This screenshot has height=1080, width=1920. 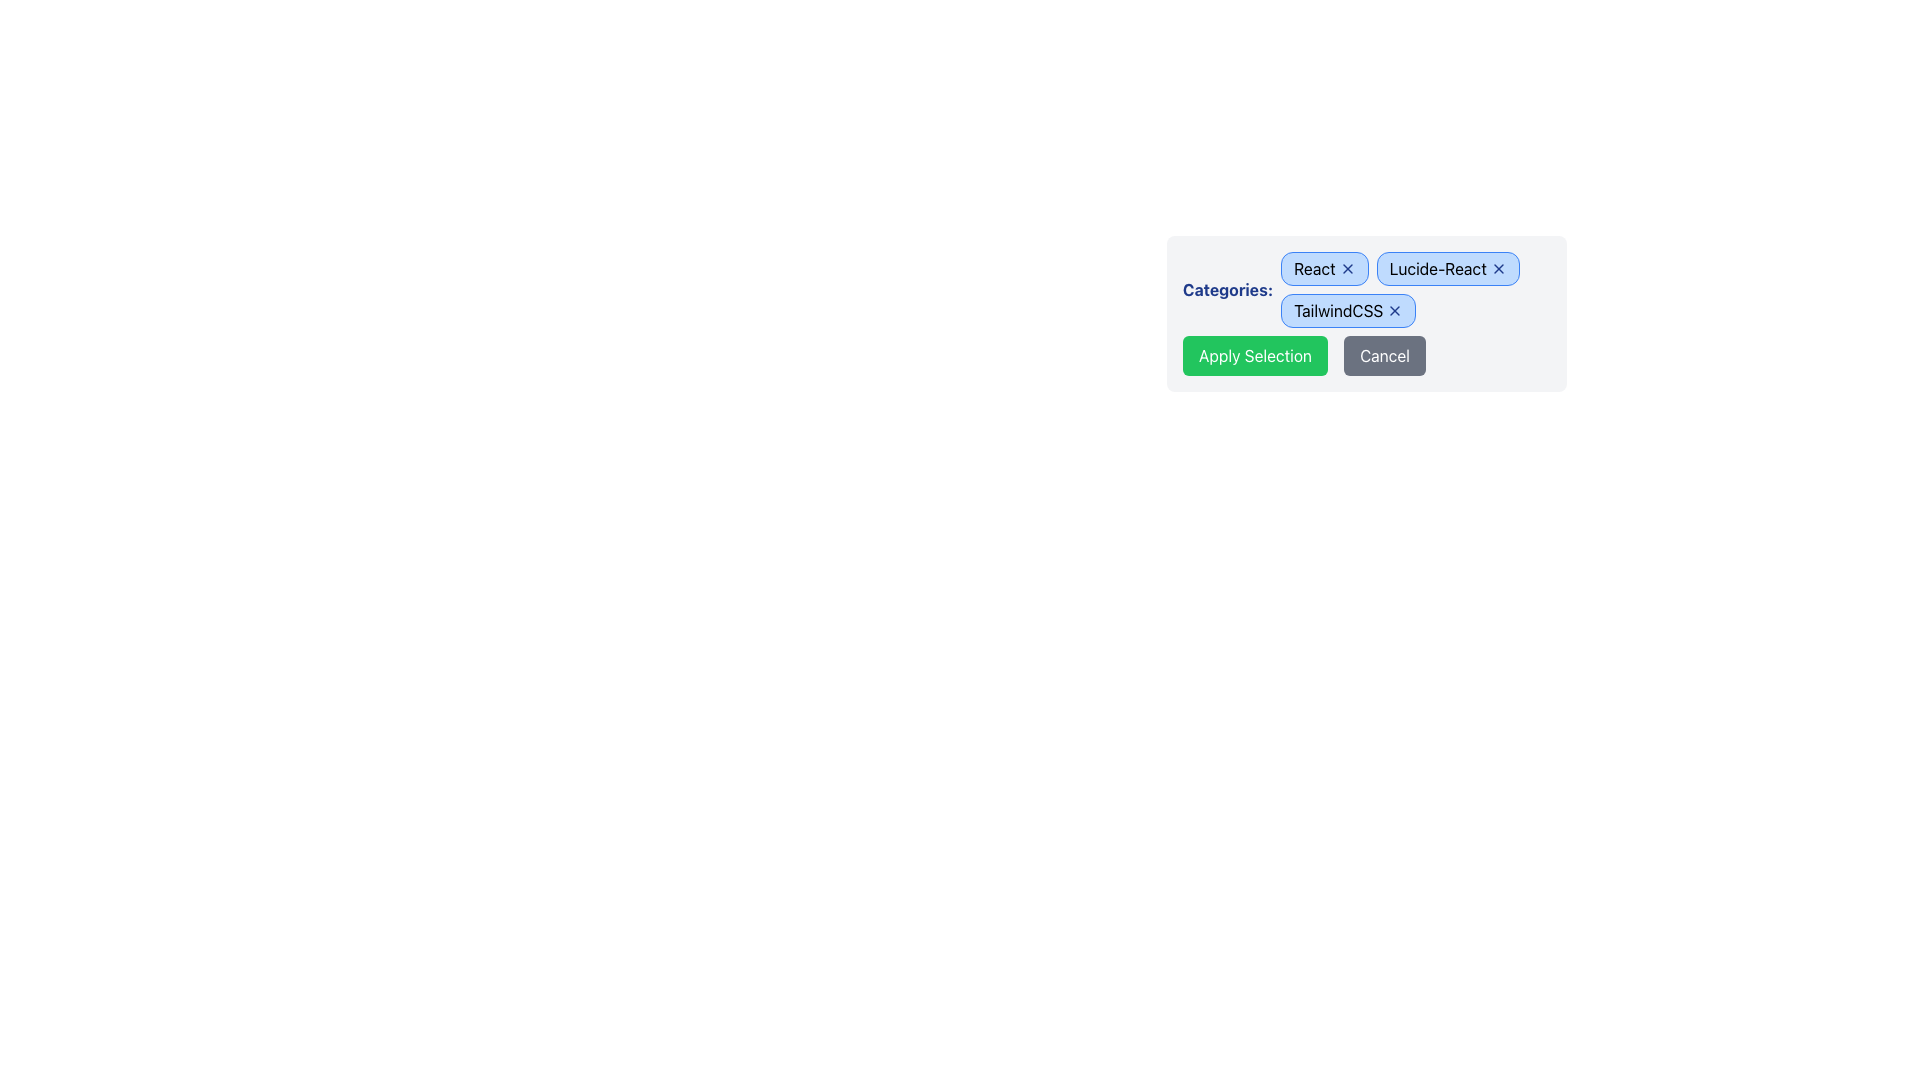 What do you see at coordinates (1324, 268) in the screenshot?
I see `the selectable category tag labeled 'React', which is the first button in a horizontal list below the label 'Categories:'` at bounding box center [1324, 268].